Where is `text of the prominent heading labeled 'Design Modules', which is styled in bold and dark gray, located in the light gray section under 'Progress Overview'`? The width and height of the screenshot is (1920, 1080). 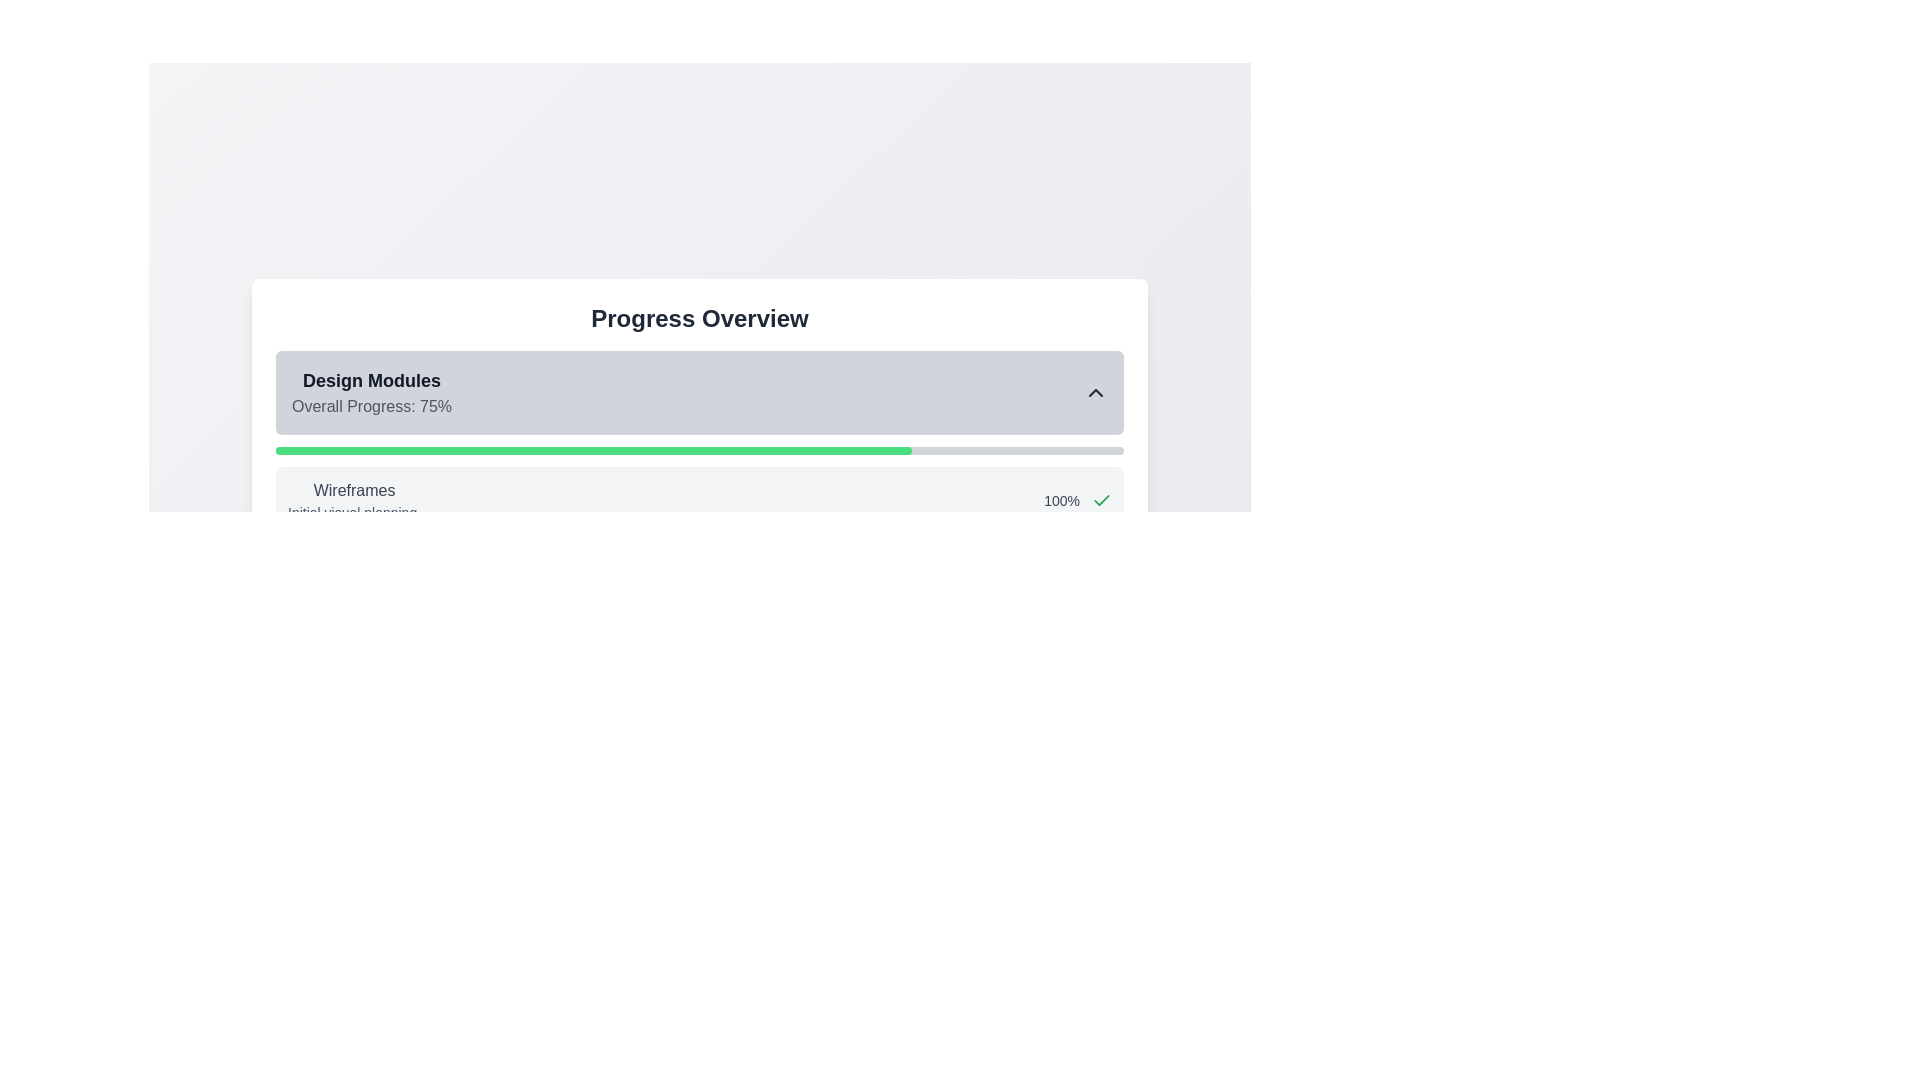
text of the prominent heading labeled 'Design Modules', which is styled in bold and dark gray, located in the light gray section under 'Progress Overview' is located at coordinates (372, 381).